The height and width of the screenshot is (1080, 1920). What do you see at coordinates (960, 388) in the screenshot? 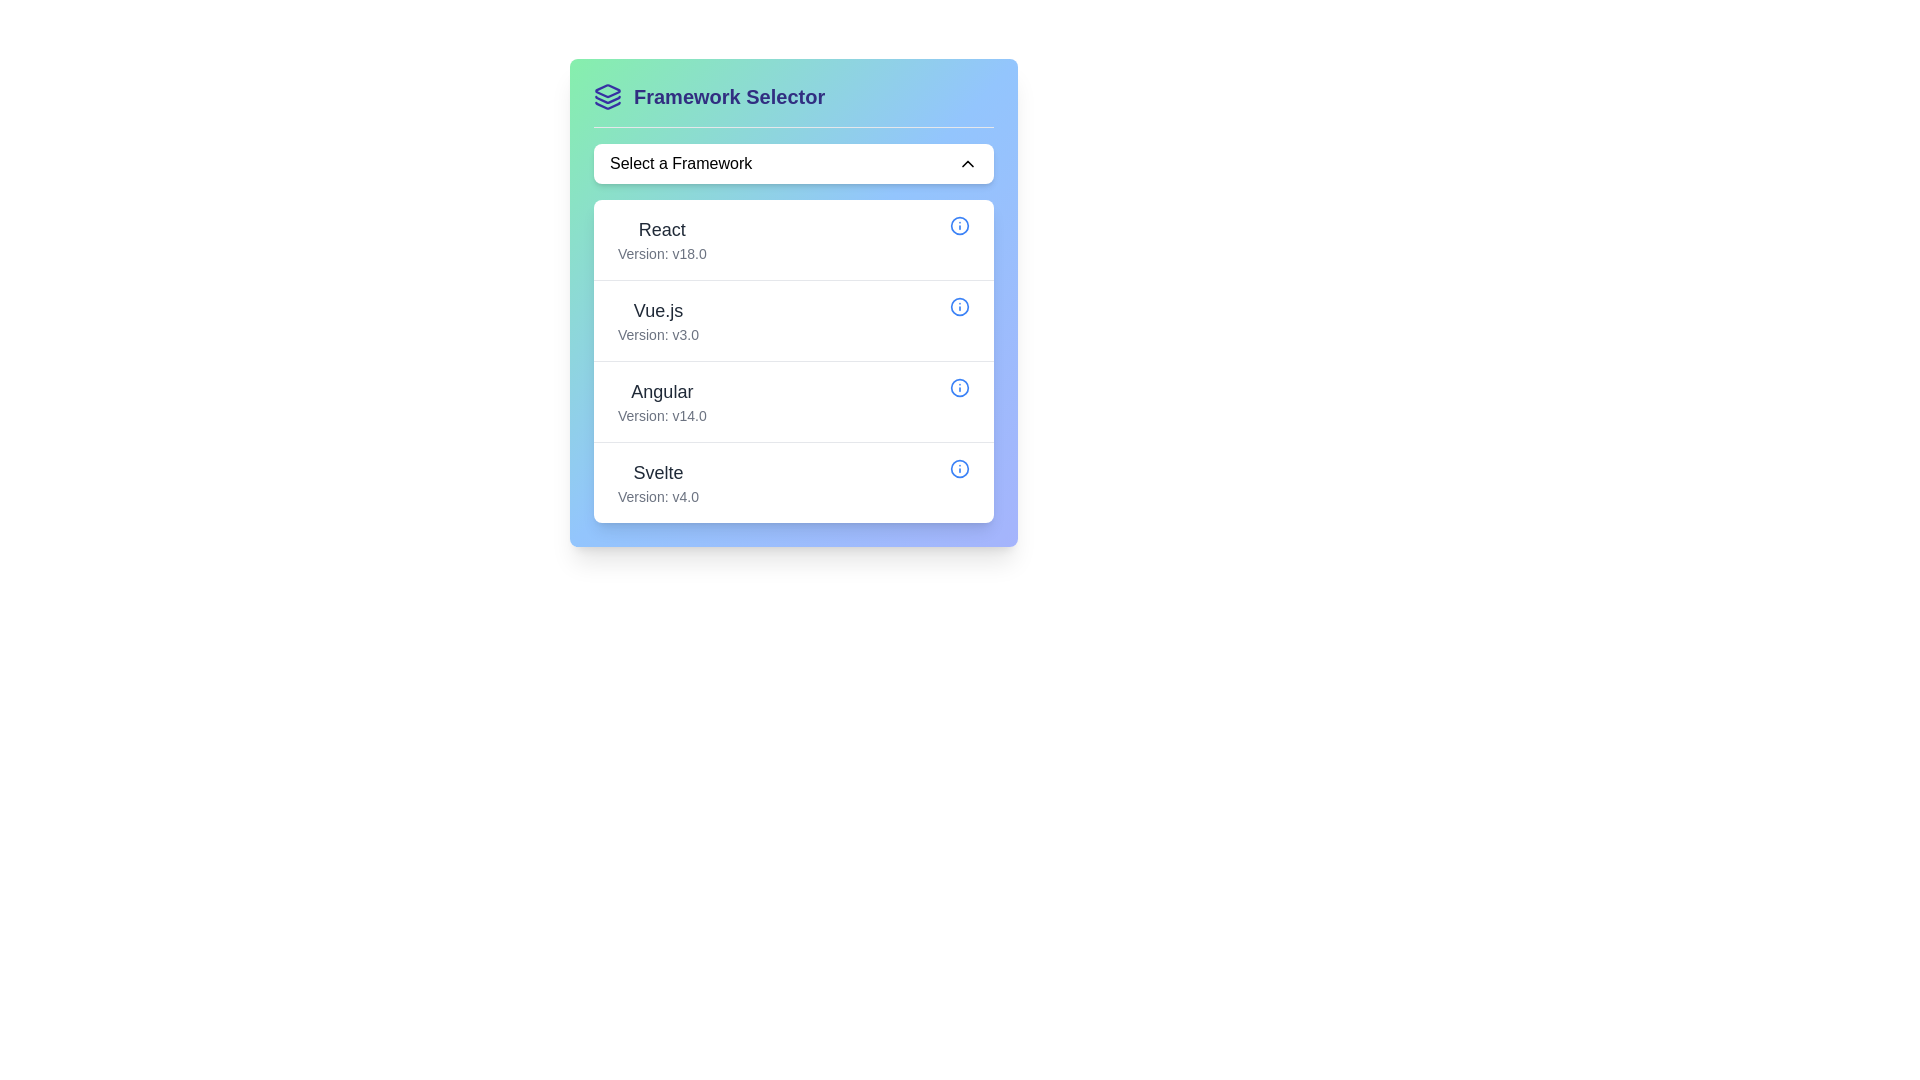
I see `the Circle icon related to the 'Angular' framework located in the third row, near the right side, aligning with the framework name and version text` at bounding box center [960, 388].